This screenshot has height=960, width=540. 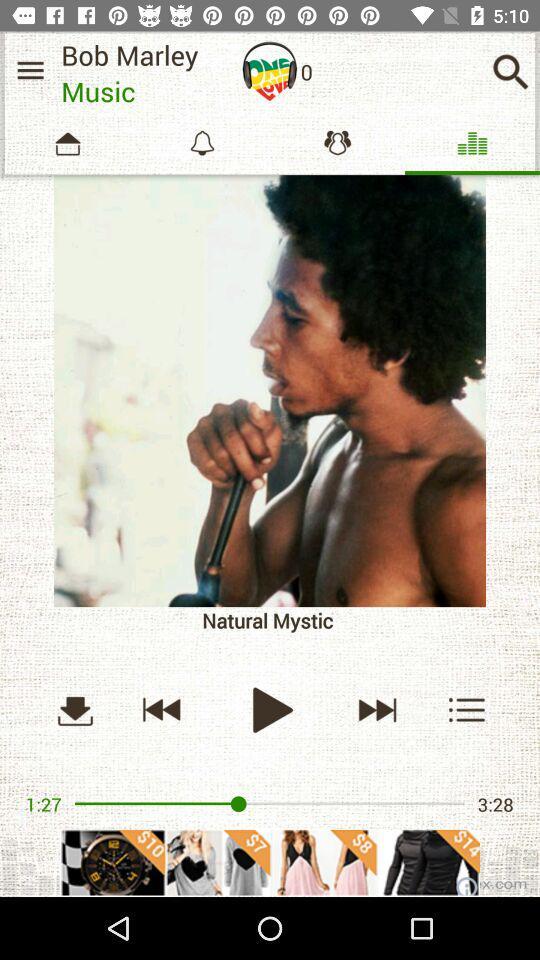 What do you see at coordinates (270, 71) in the screenshot?
I see `speaker` at bounding box center [270, 71].